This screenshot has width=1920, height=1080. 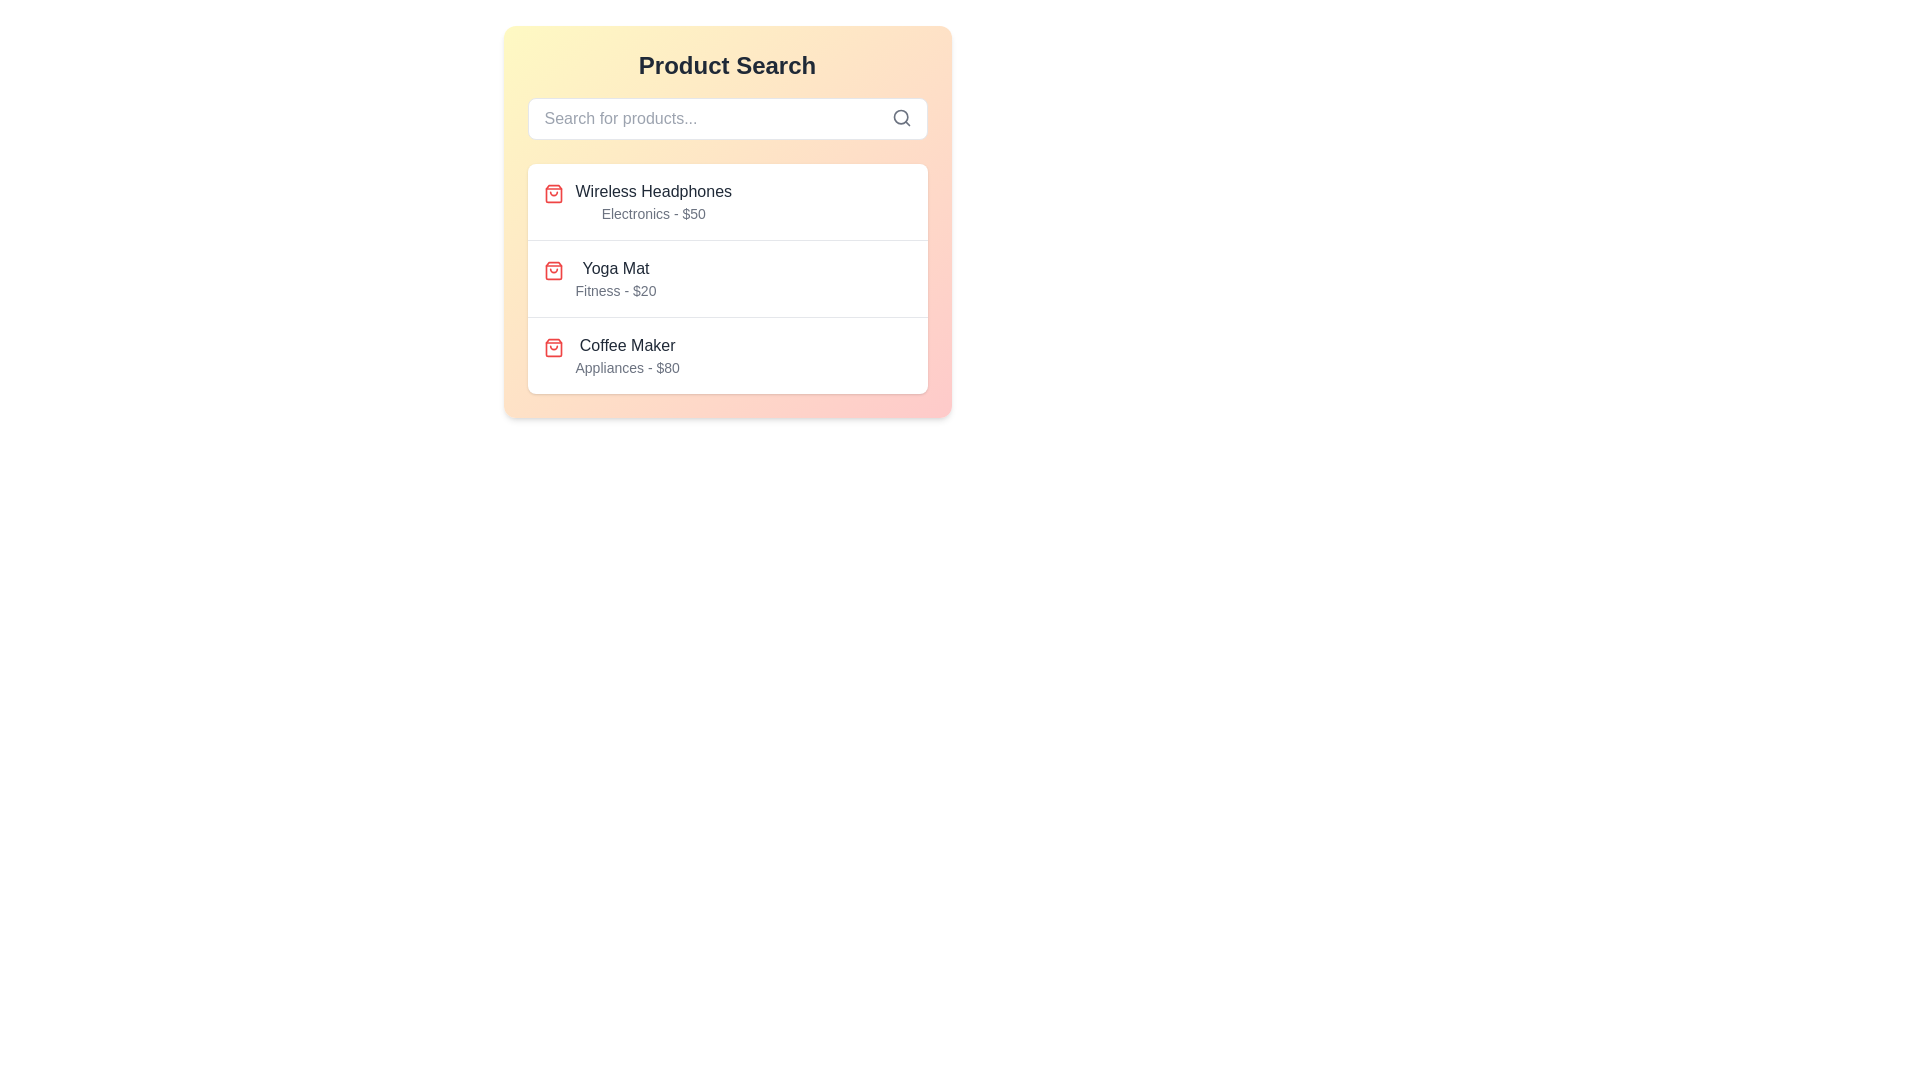 I want to click on the text label displaying 'Appliances - $80', which is located below the 'Coffee Maker' heading in the product listing, so click(x=626, y=367).